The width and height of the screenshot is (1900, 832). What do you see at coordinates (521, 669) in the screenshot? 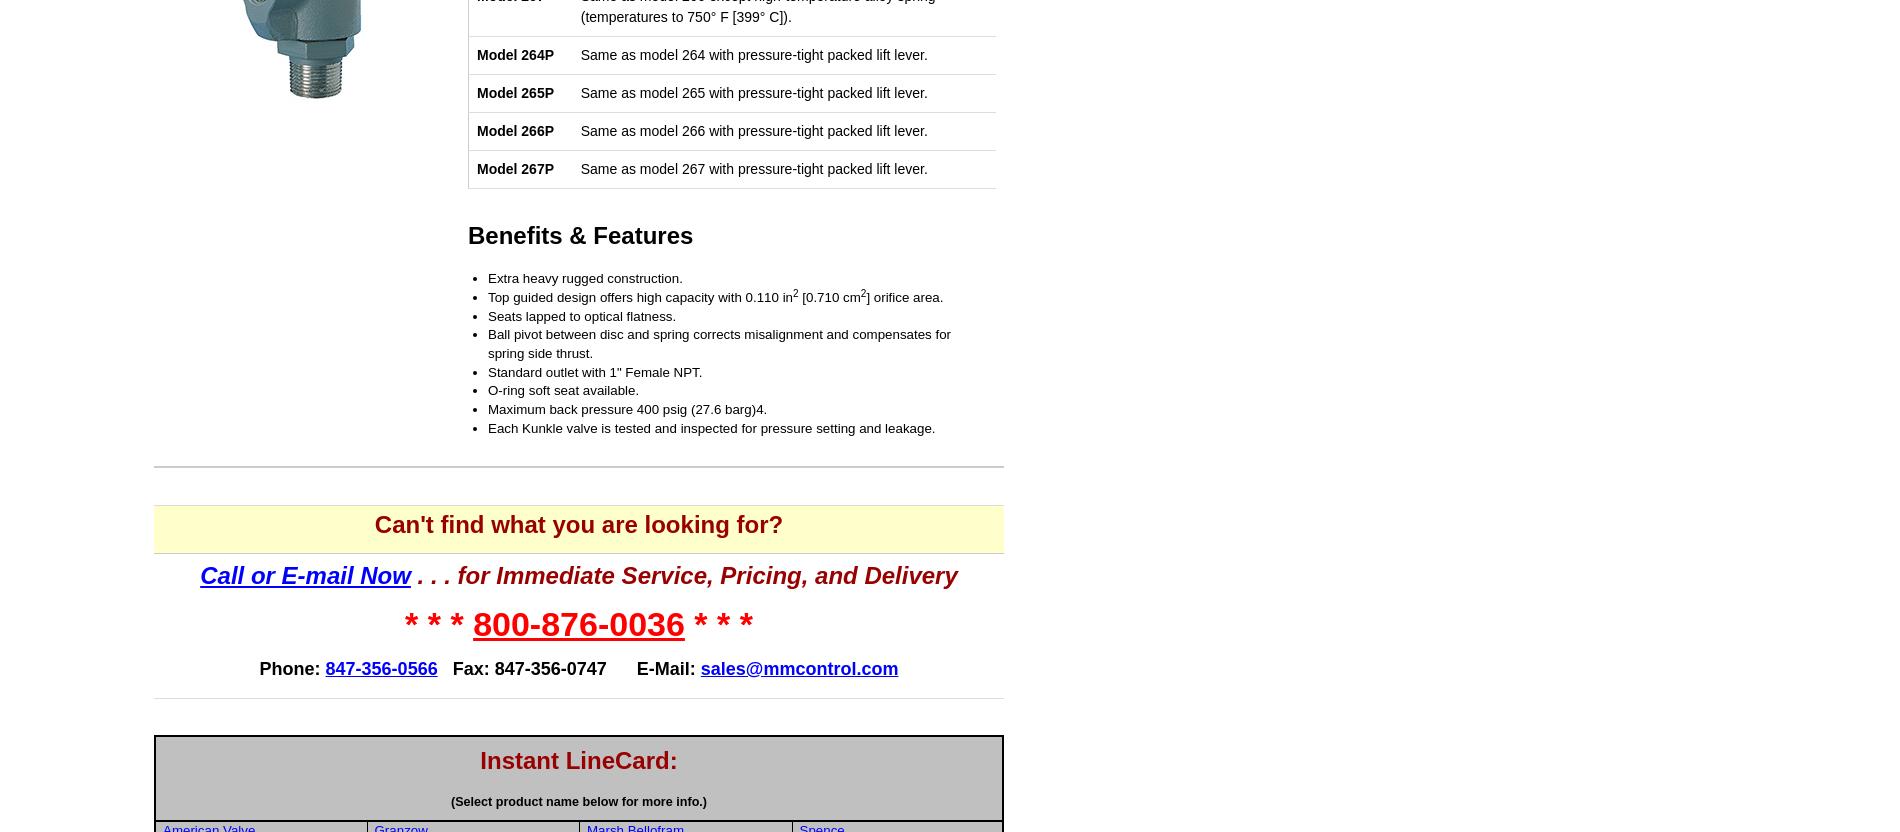
I see `'Fax: 847-356-0747'` at bounding box center [521, 669].